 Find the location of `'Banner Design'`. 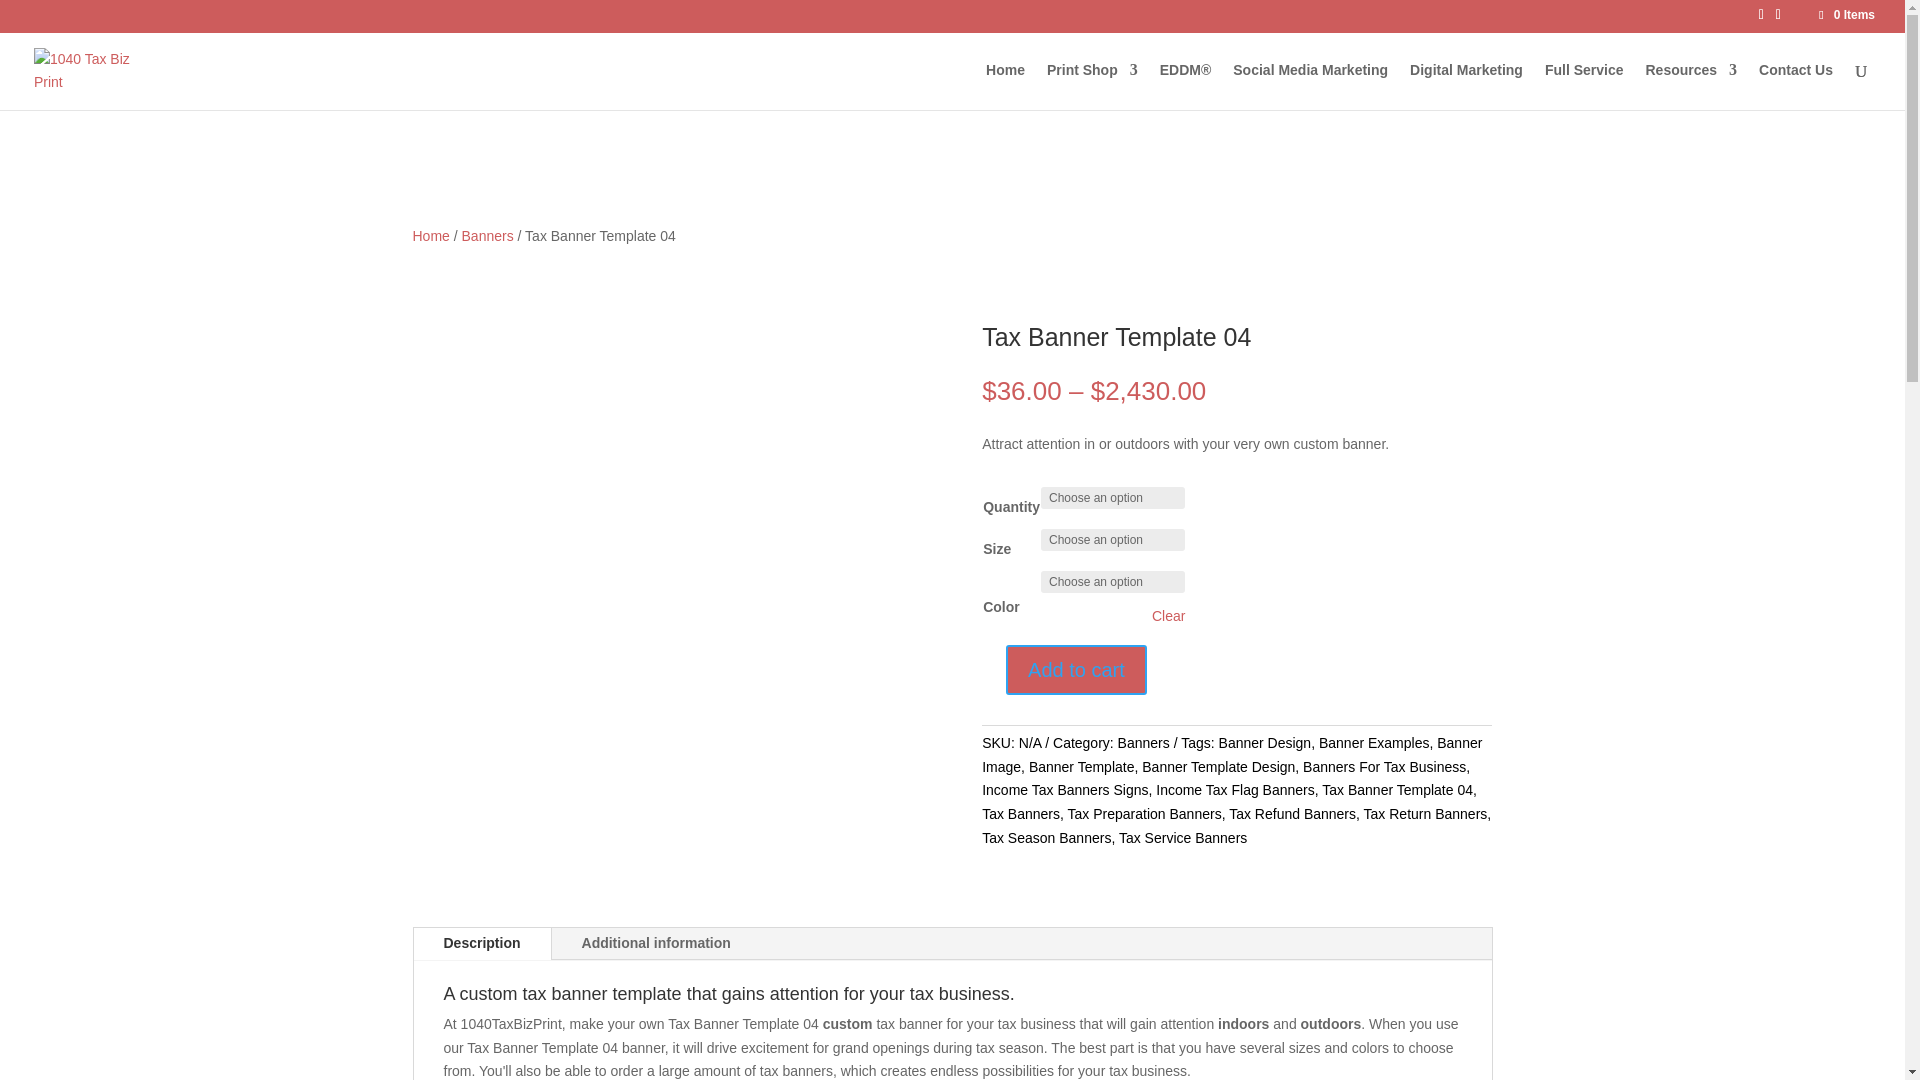

'Banner Design' is located at coordinates (1264, 743).